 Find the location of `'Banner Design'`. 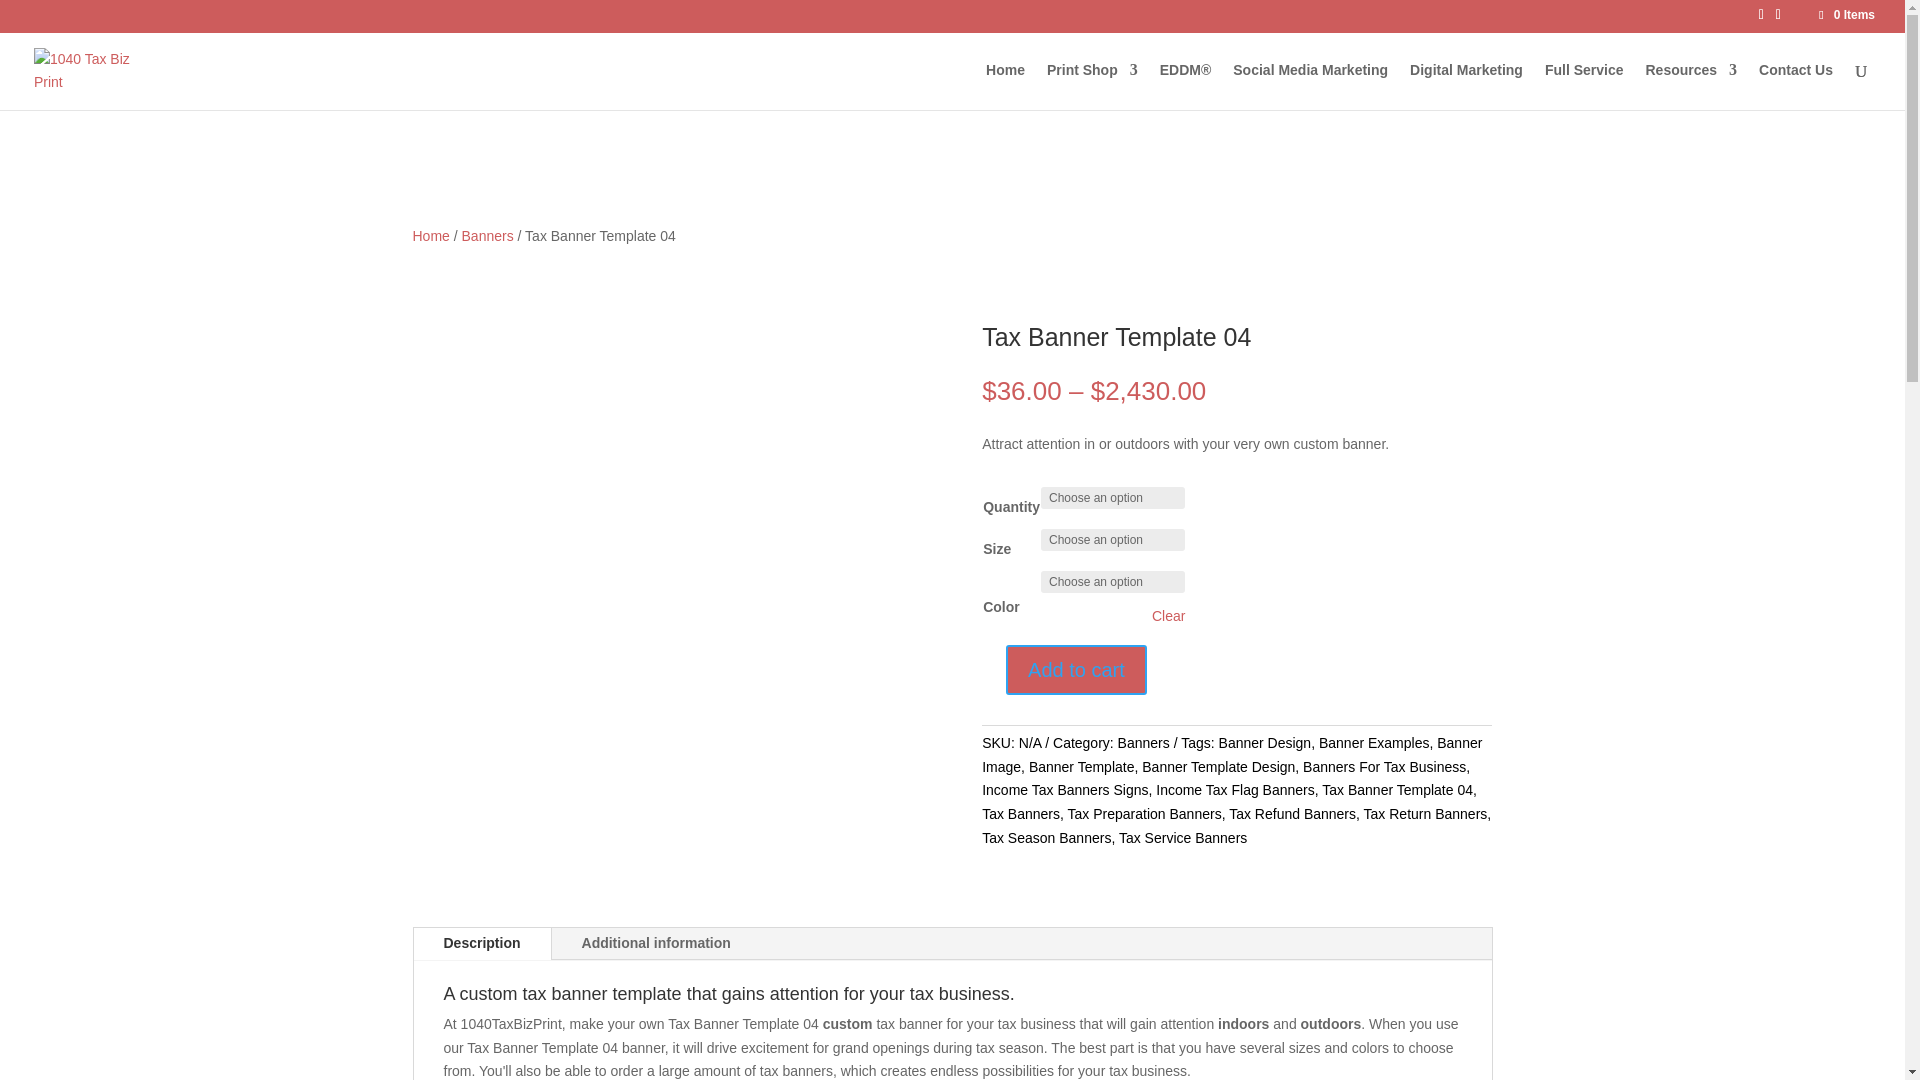

'Banner Design' is located at coordinates (1264, 743).